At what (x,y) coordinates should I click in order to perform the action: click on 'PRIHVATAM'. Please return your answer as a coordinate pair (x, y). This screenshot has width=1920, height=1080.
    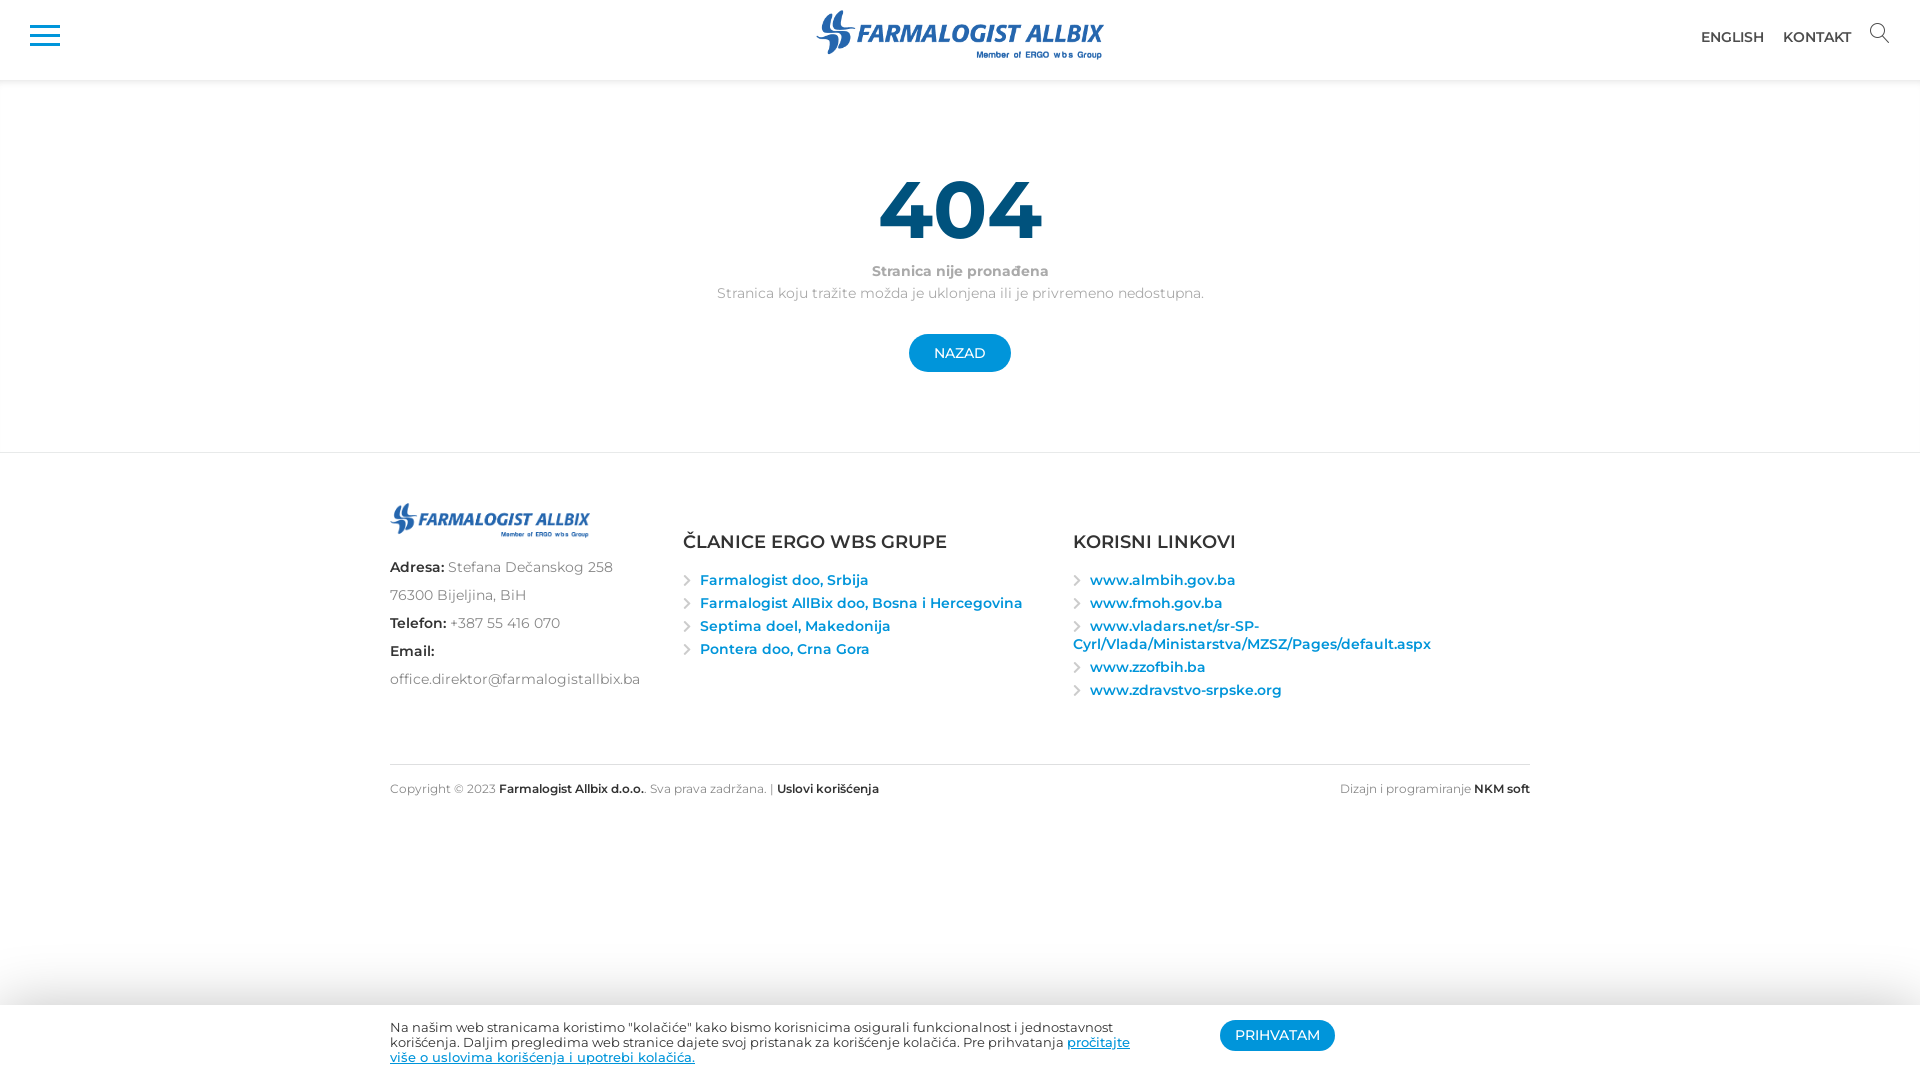
    Looking at the image, I should click on (1276, 1035).